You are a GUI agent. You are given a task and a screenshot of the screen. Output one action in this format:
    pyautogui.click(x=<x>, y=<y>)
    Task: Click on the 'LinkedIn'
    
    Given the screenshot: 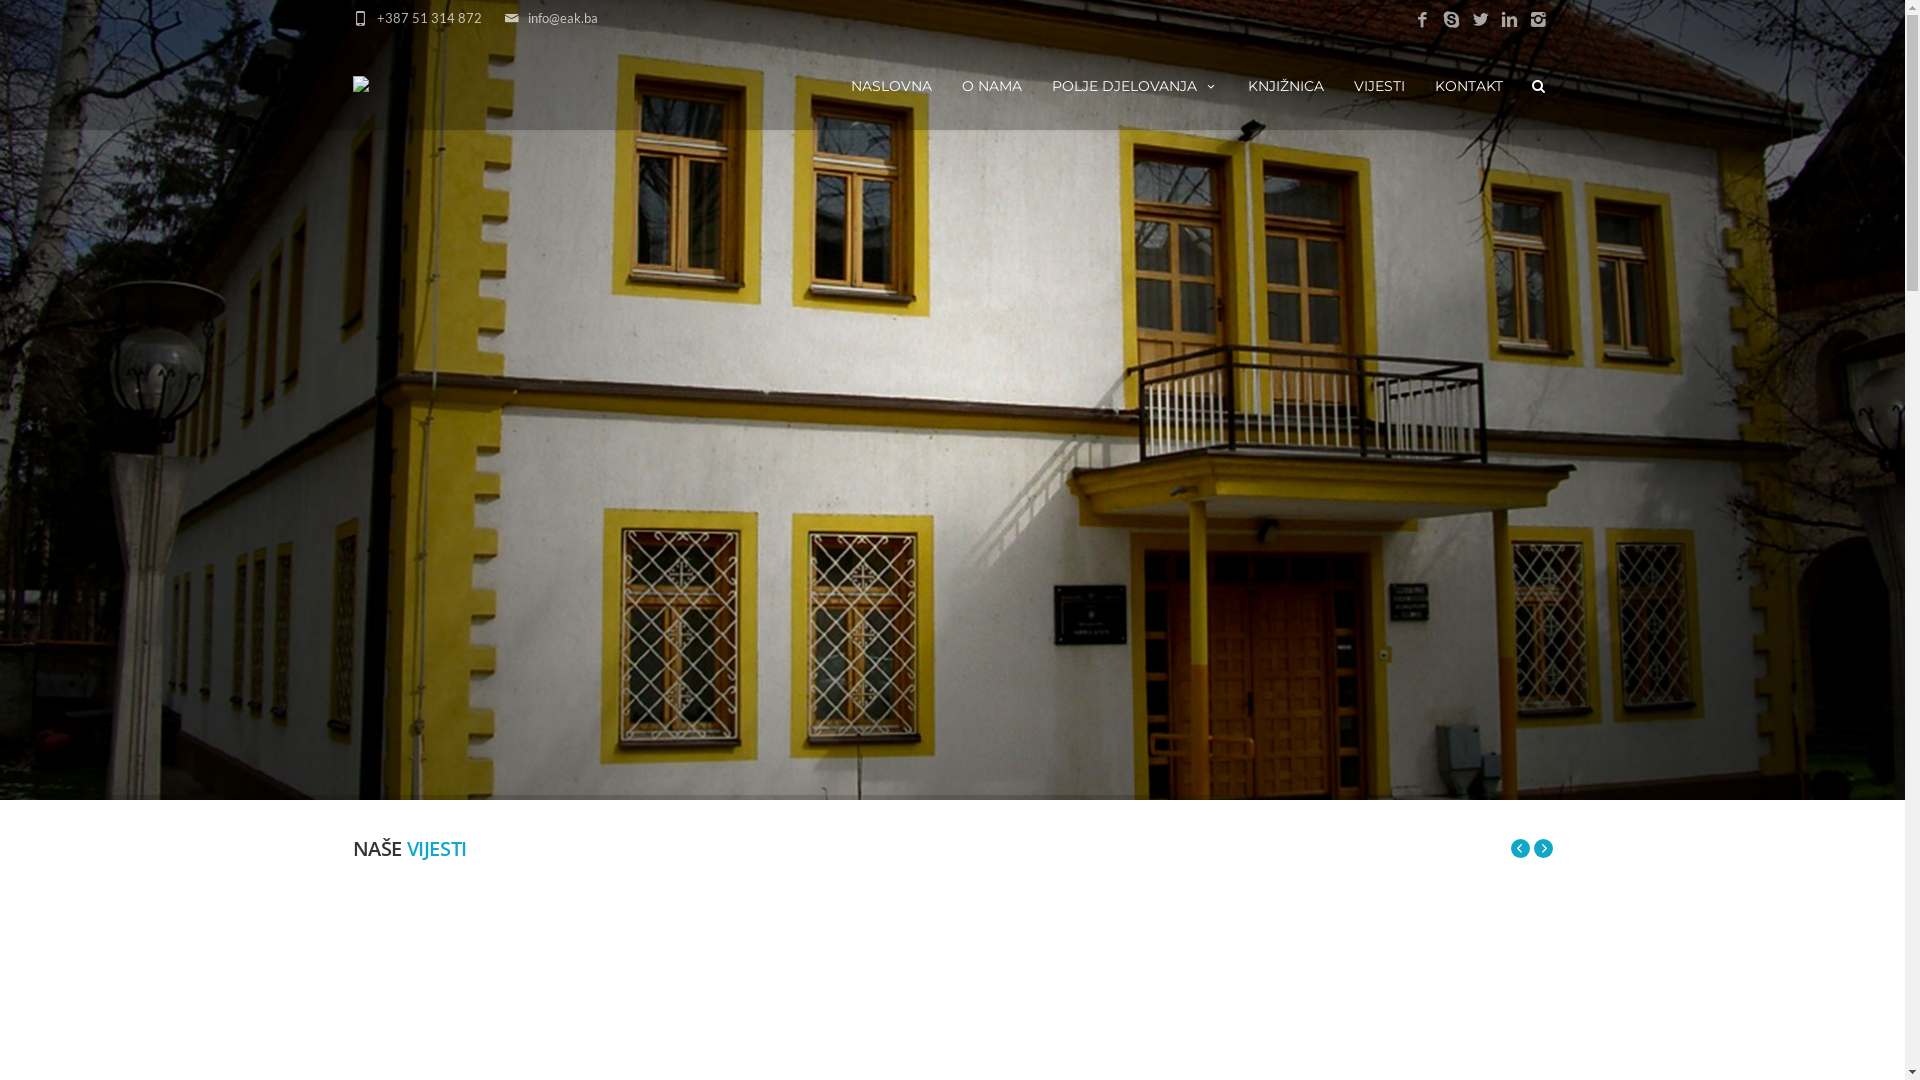 What is the action you would take?
    pyautogui.click(x=1508, y=20)
    